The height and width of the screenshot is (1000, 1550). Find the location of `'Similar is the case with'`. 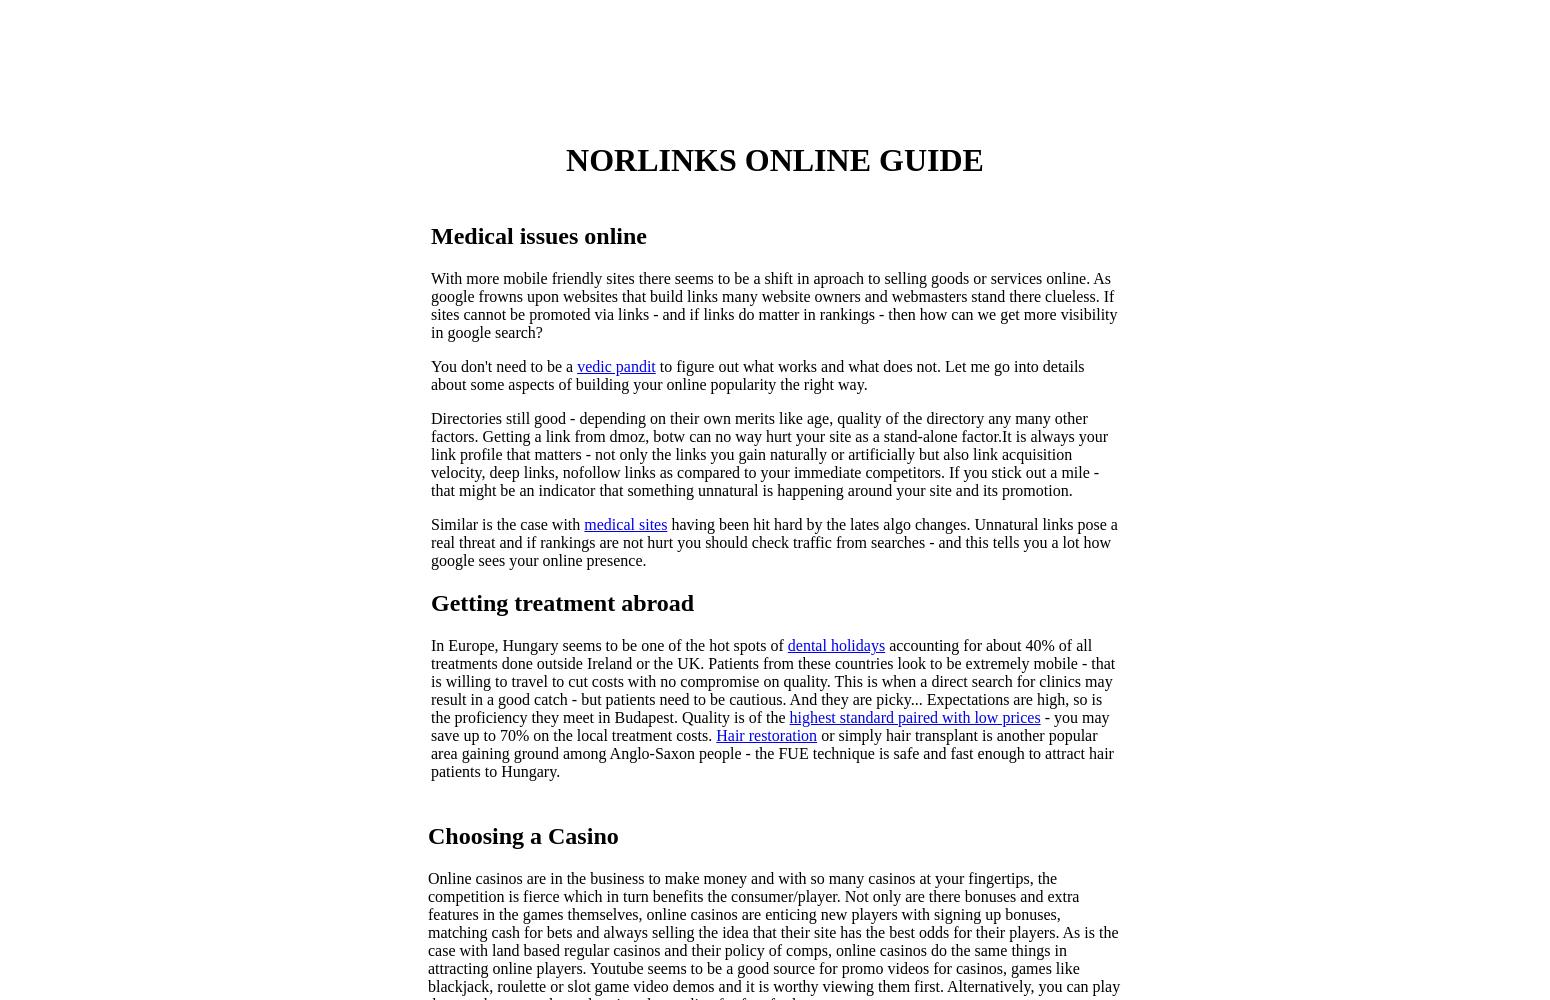

'Similar is the case with' is located at coordinates (506, 524).